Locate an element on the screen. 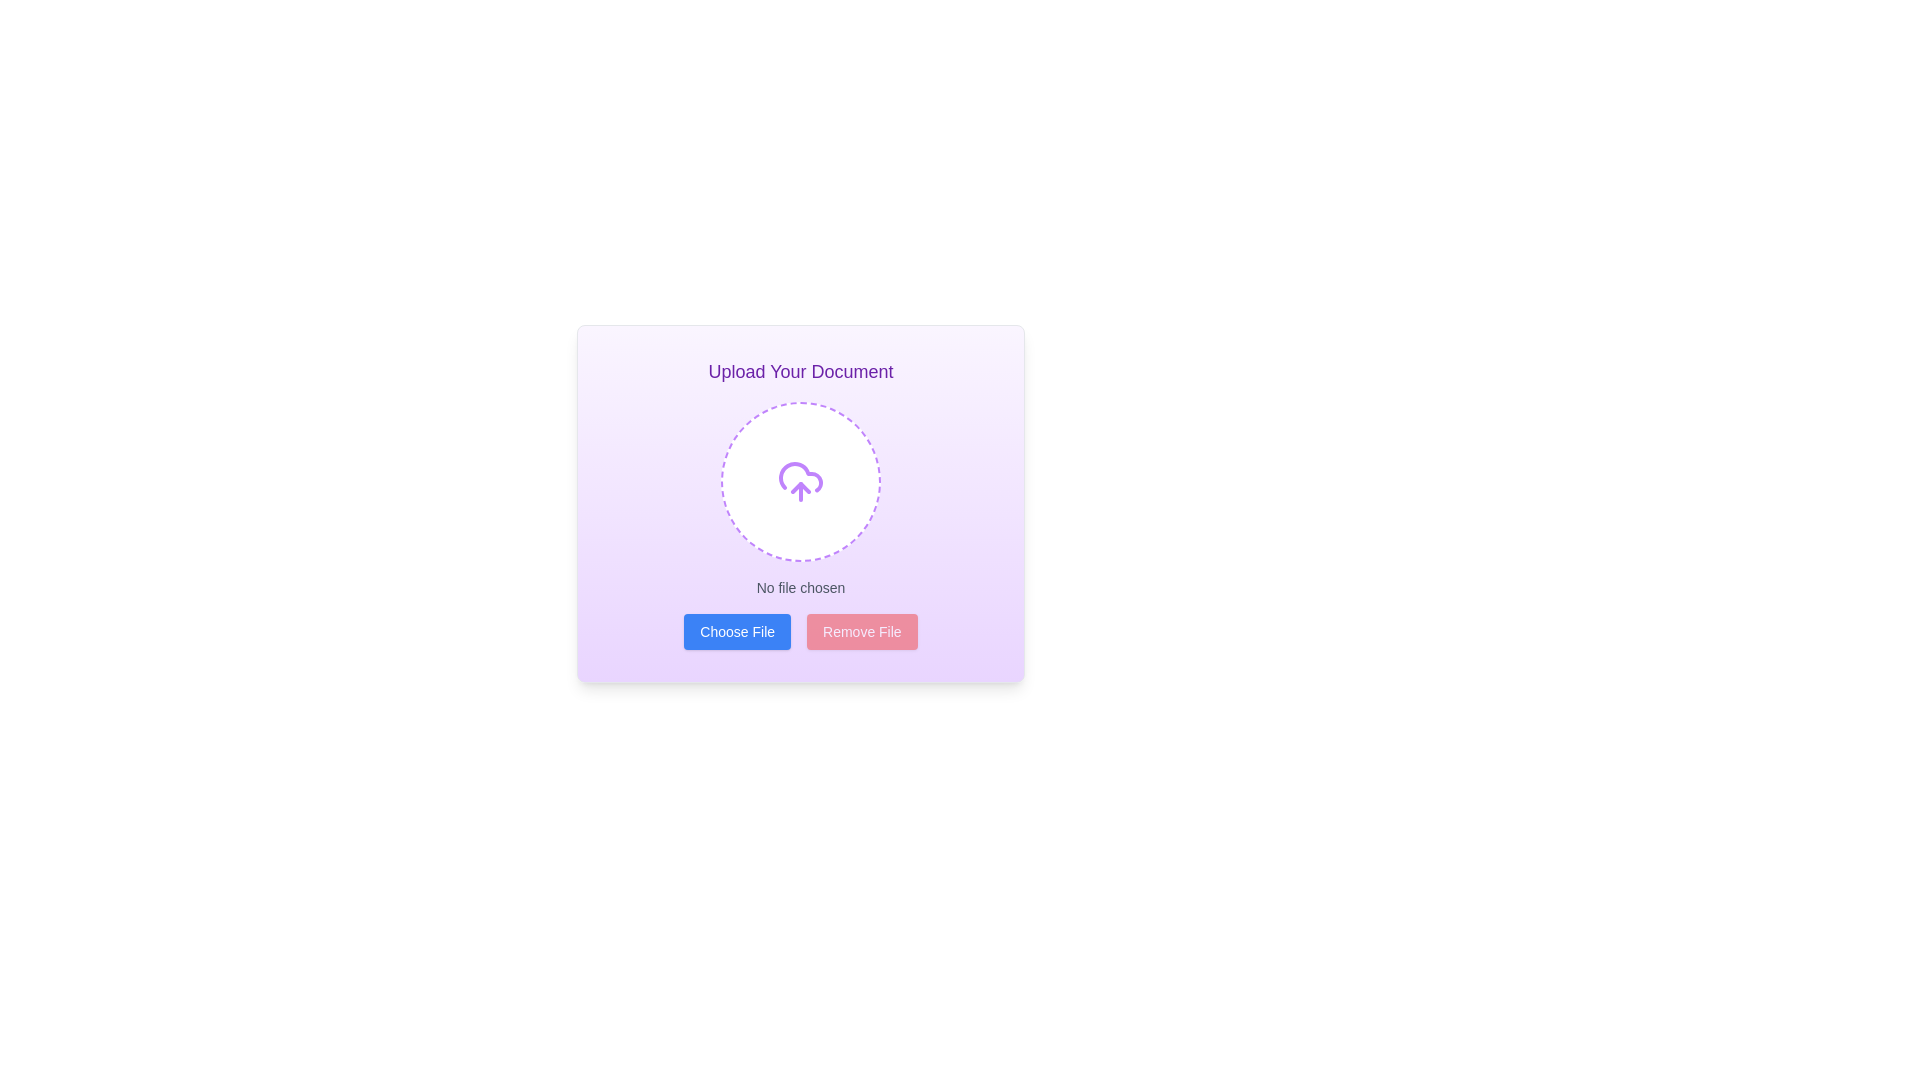 The height and width of the screenshot is (1080, 1920). the interactive button located to the left of the red 'Remove File' button to initiate the file selection process is located at coordinates (736, 632).